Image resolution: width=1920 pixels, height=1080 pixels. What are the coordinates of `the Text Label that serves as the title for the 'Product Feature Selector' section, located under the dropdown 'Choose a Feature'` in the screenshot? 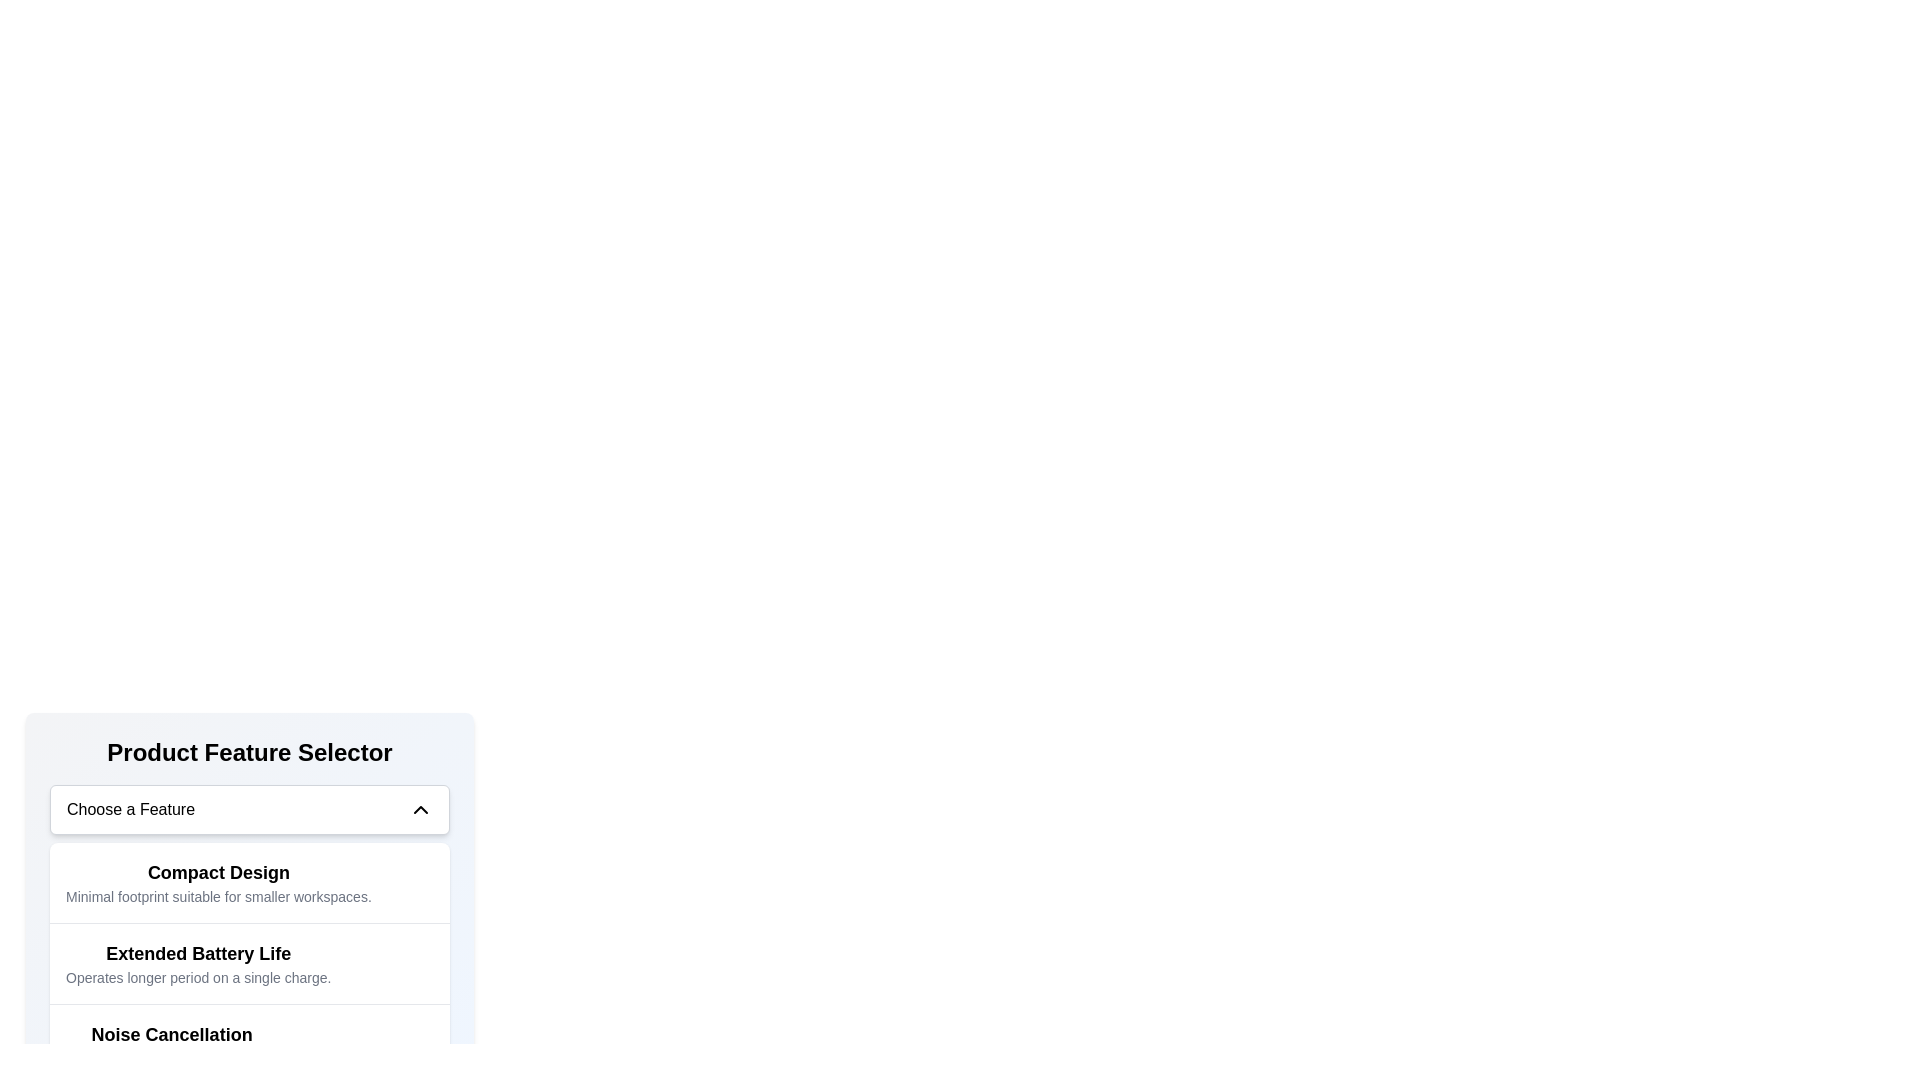 It's located at (218, 871).